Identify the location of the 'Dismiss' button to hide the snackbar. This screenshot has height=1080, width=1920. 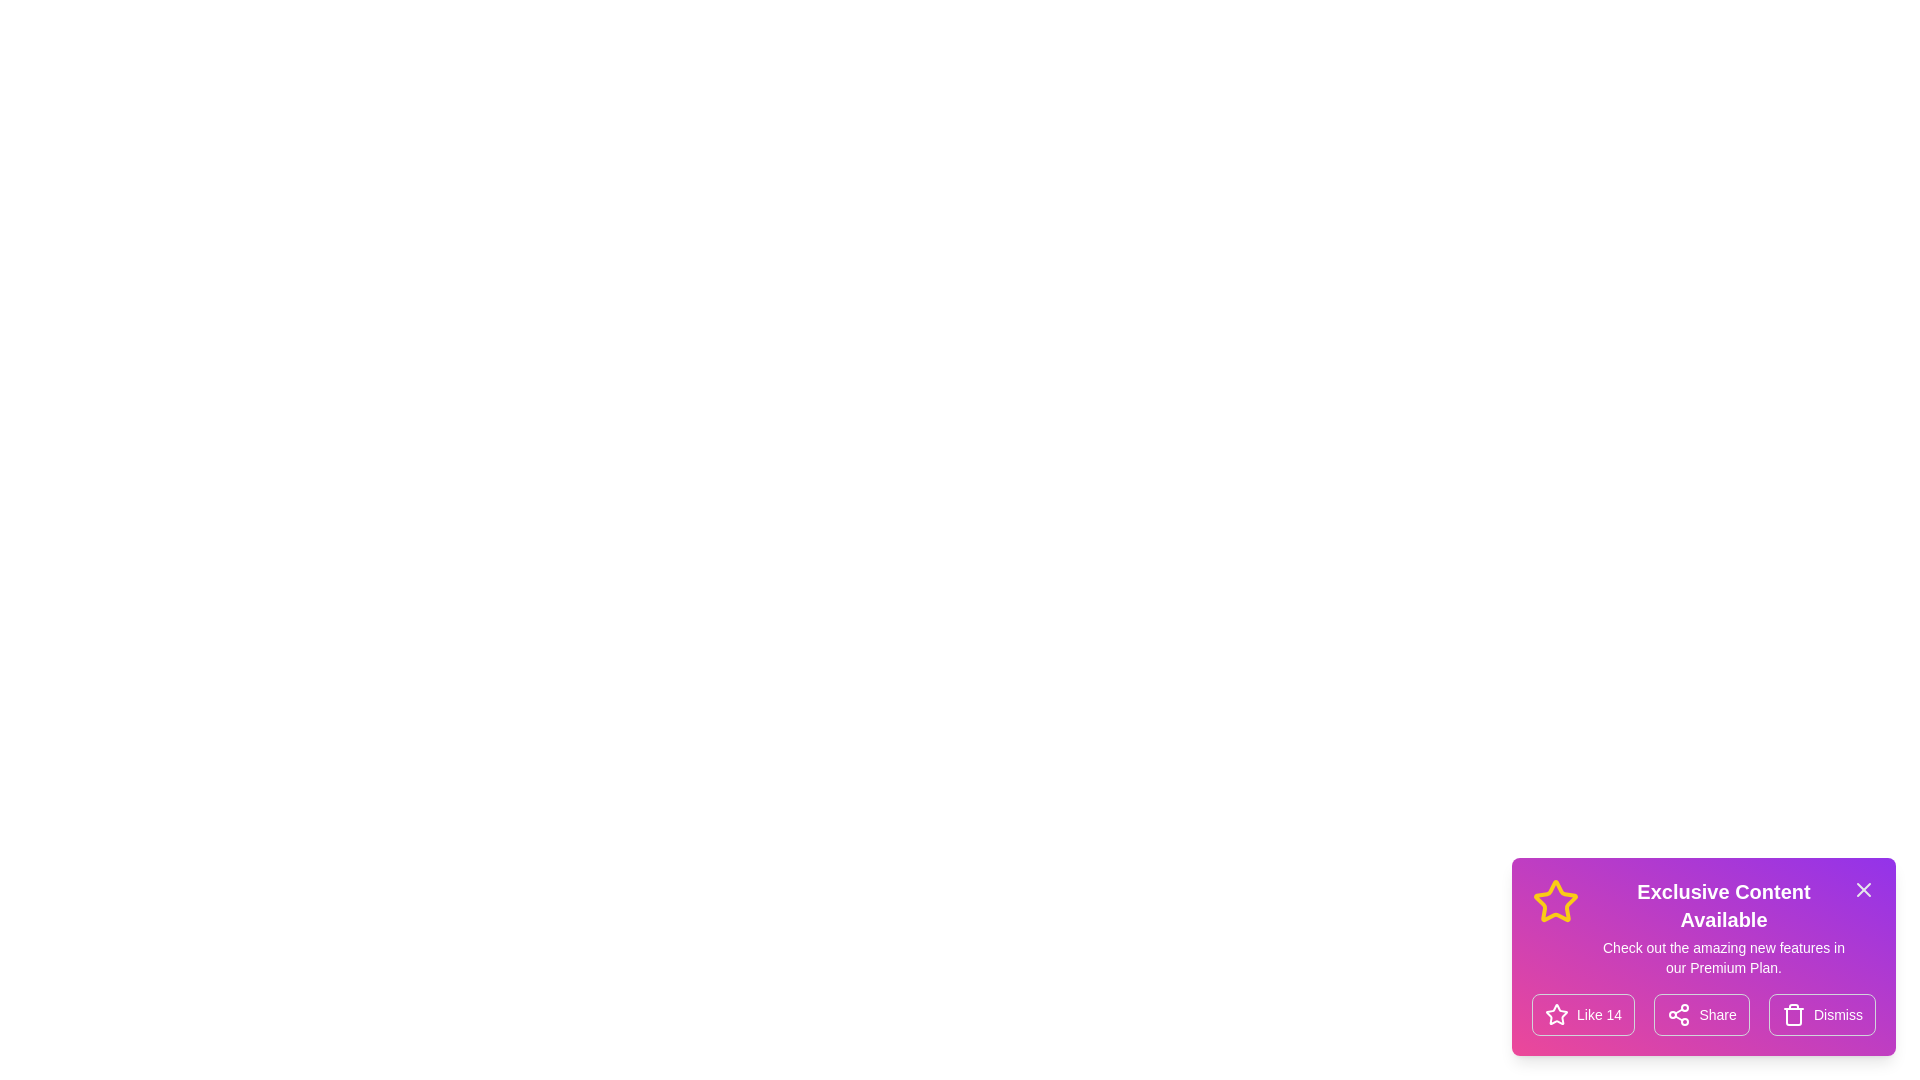
(1822, 1014).